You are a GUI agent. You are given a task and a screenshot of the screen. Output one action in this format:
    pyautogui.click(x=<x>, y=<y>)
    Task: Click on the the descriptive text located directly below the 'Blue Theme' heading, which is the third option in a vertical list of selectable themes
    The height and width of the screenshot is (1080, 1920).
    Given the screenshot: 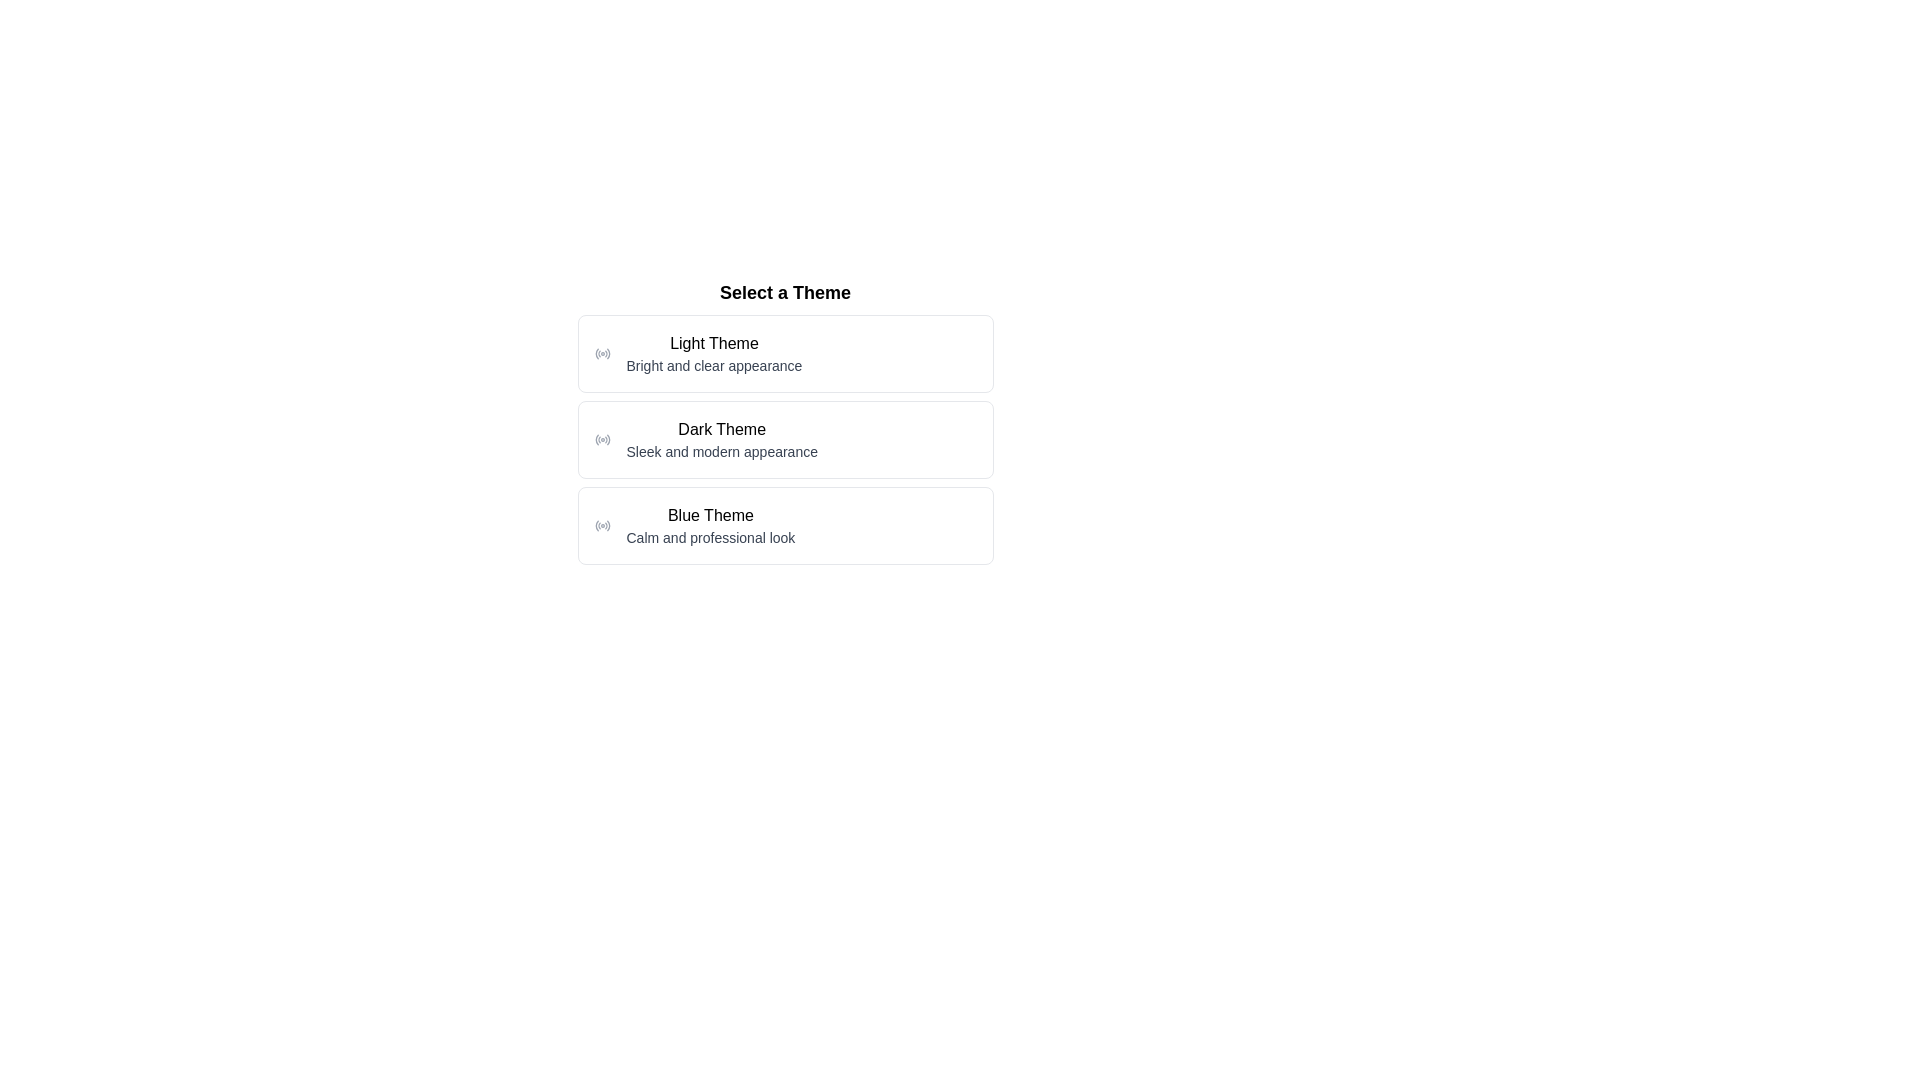 What is the action you would take?
    pyautogui.click(x=710, y=536)
    